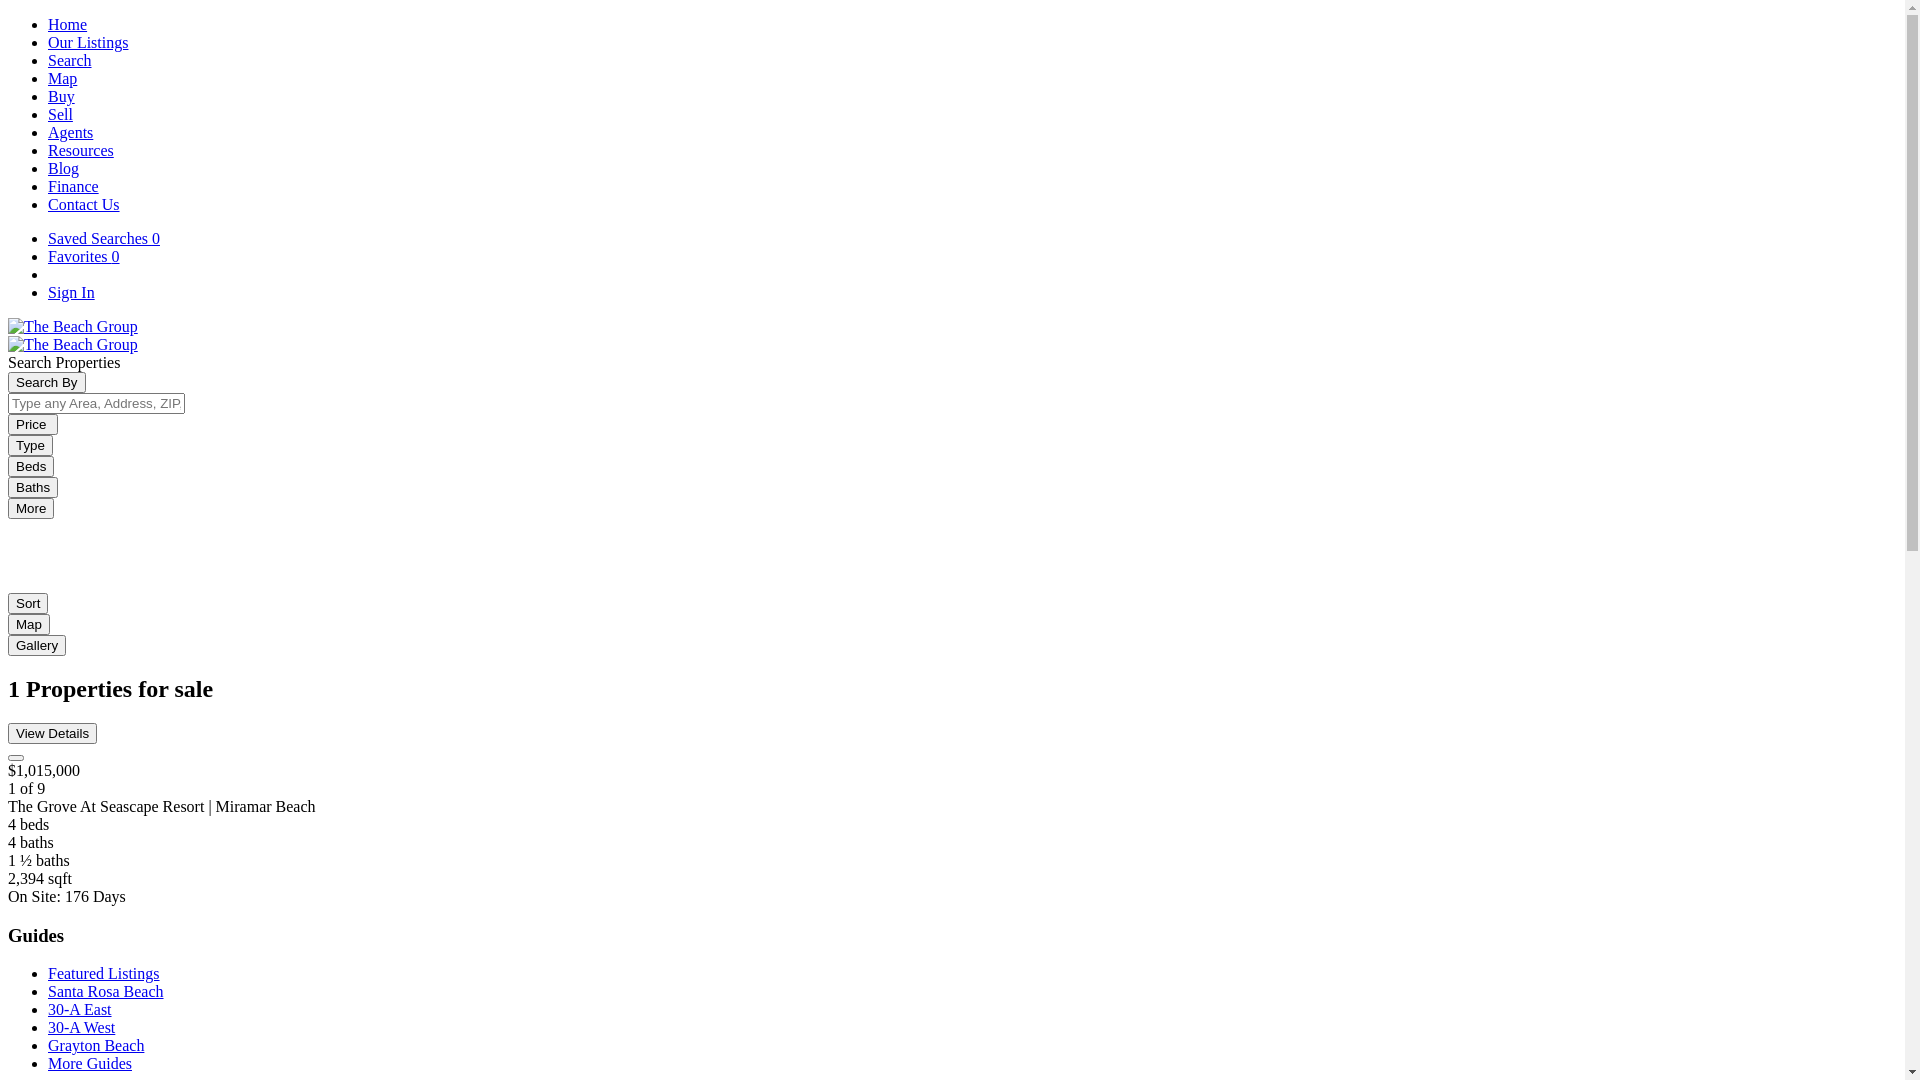 Image resolution: width=1920 pixels, height=1080 pixels. Describe the element at coordinates (67, 24) in the screenshot. I see `'Home'` at that location.